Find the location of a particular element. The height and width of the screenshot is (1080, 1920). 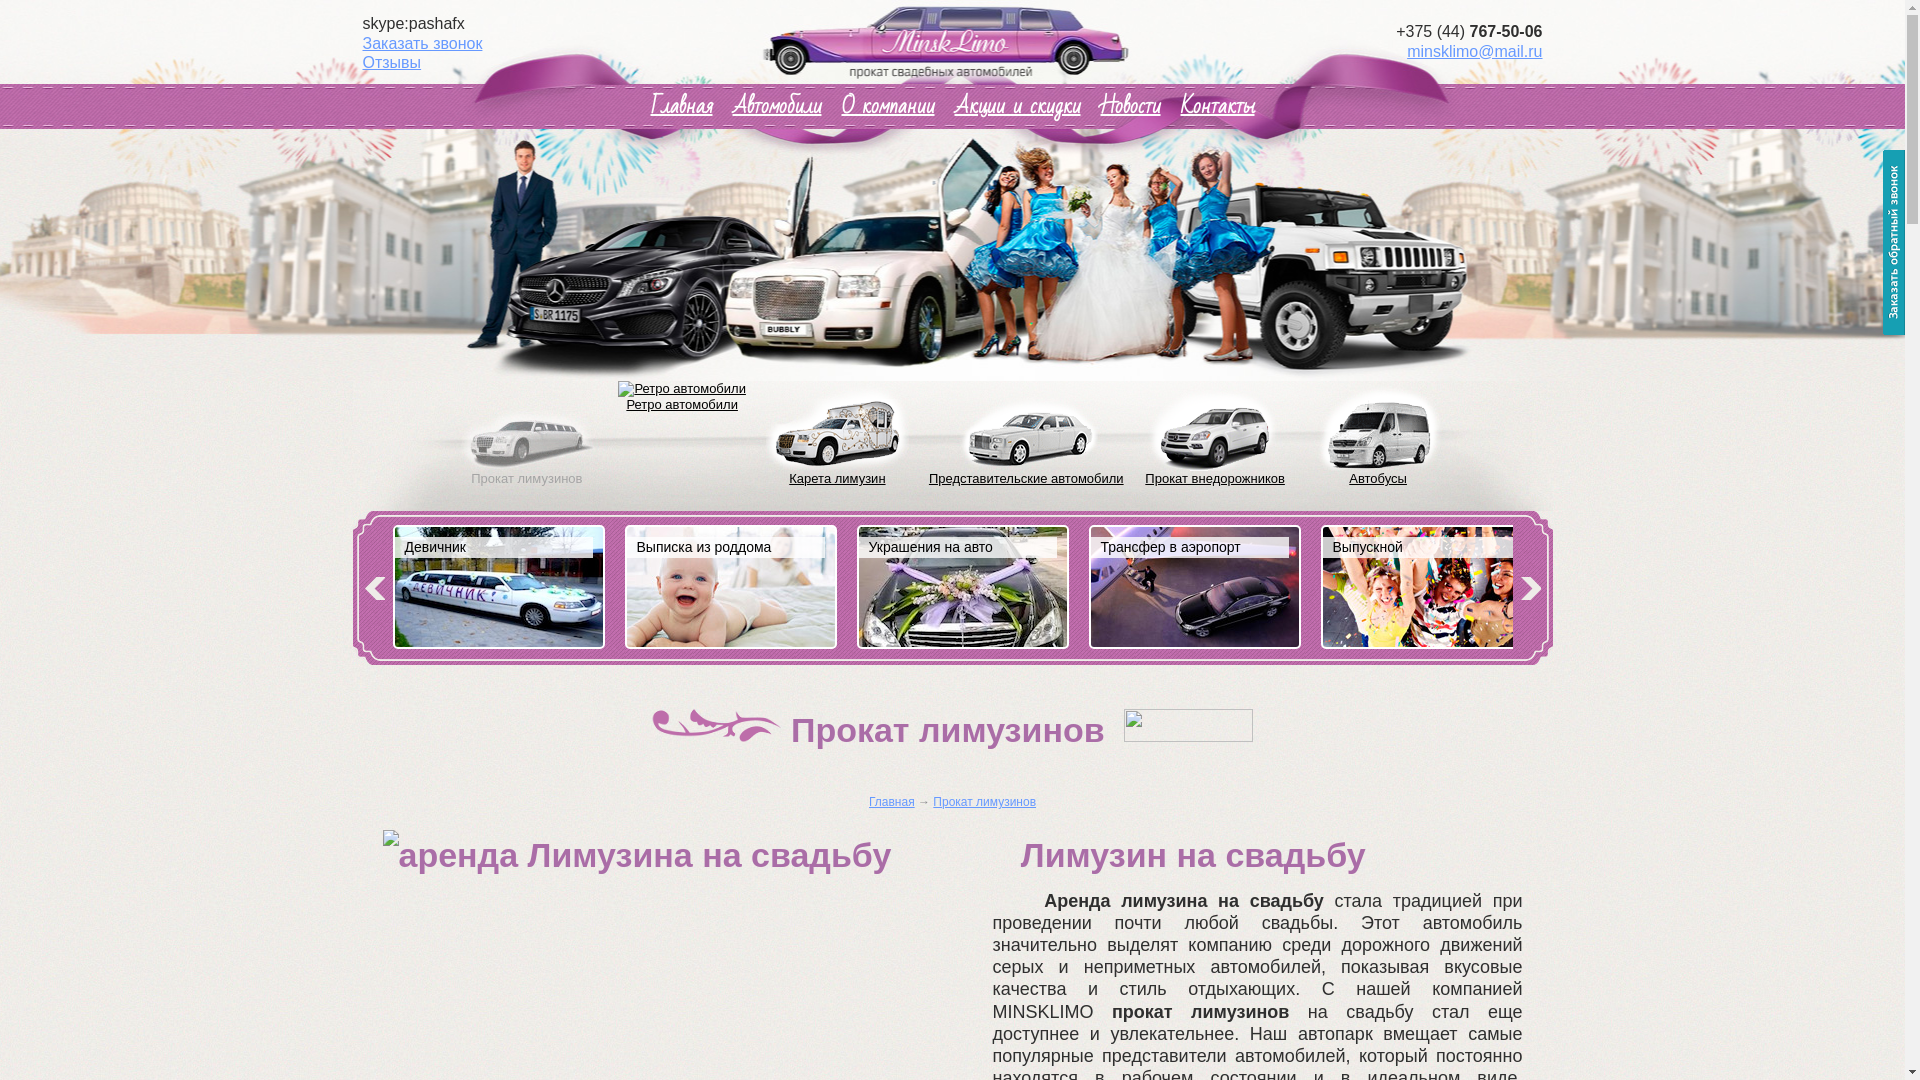

'#slide_56' is located at coordinates (858, 595).